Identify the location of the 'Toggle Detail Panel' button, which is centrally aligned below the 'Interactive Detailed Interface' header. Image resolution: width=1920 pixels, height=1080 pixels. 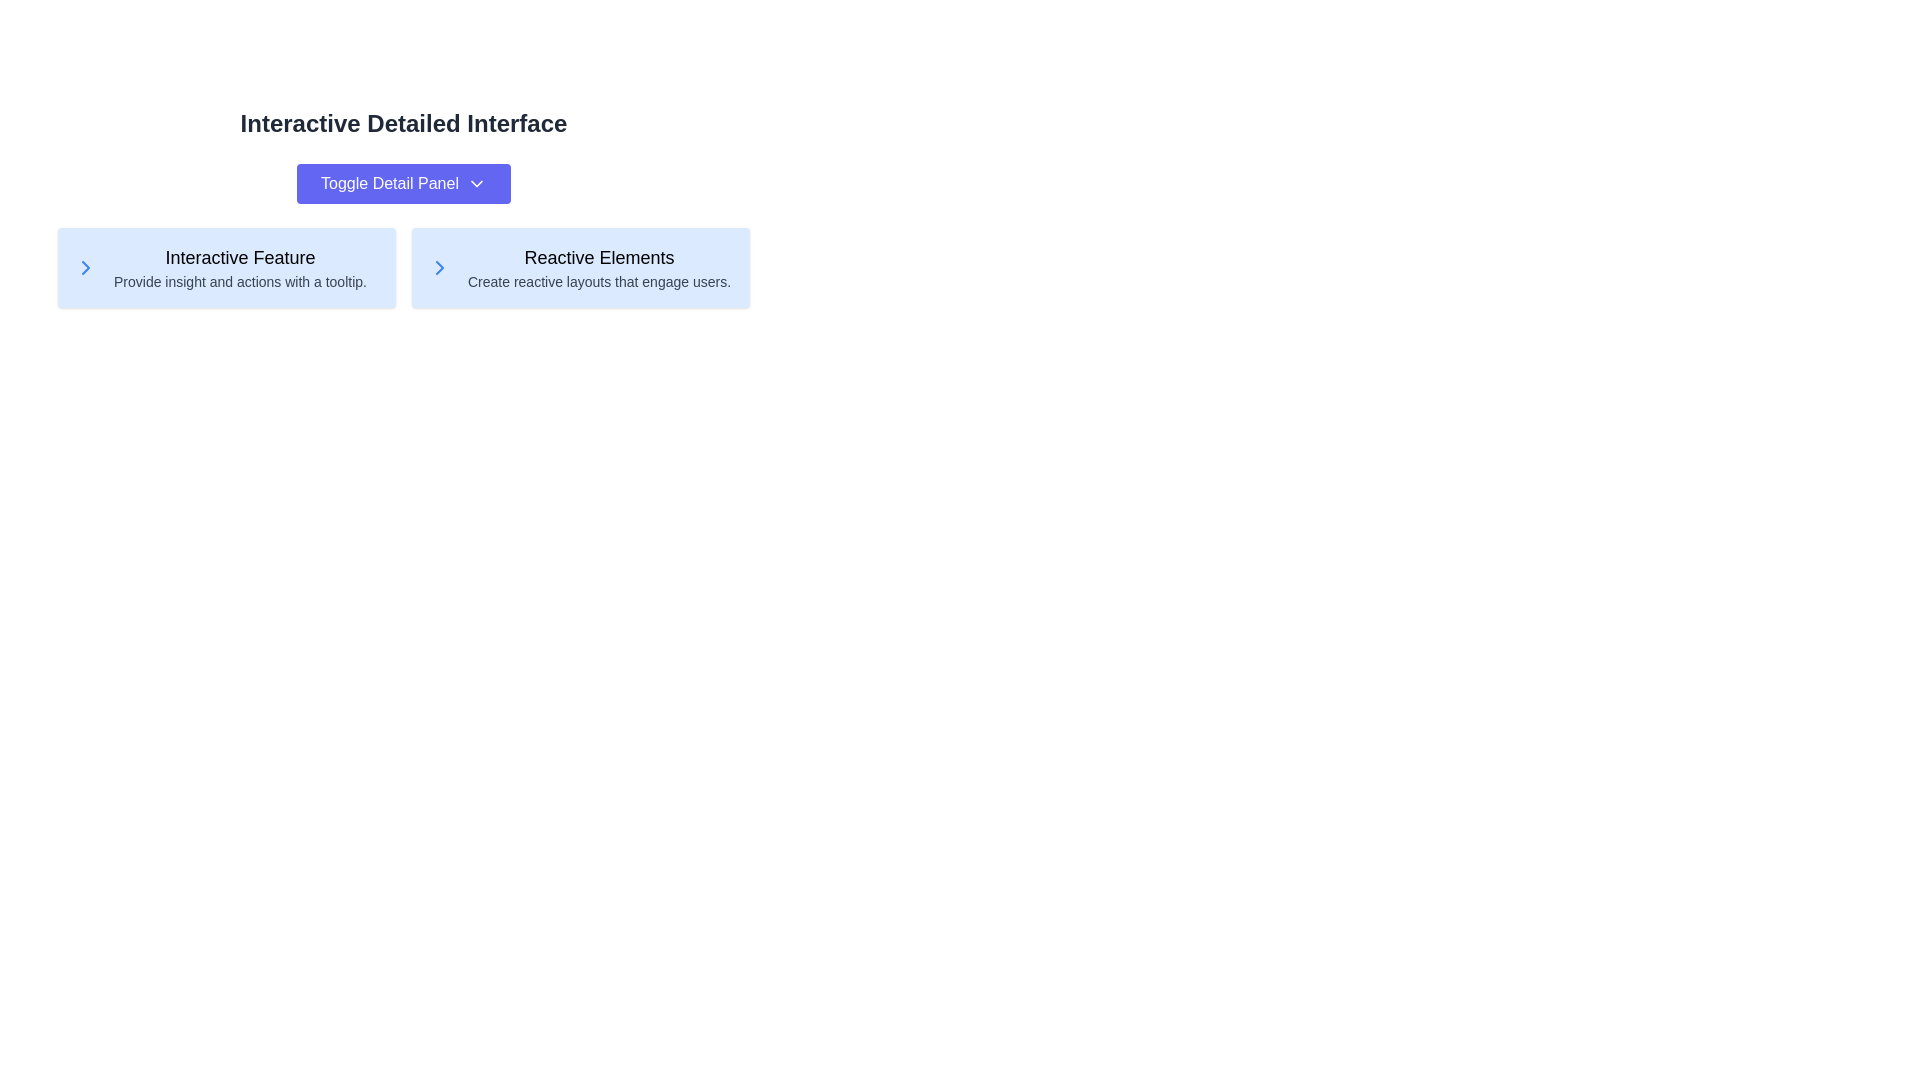
(402, 184).